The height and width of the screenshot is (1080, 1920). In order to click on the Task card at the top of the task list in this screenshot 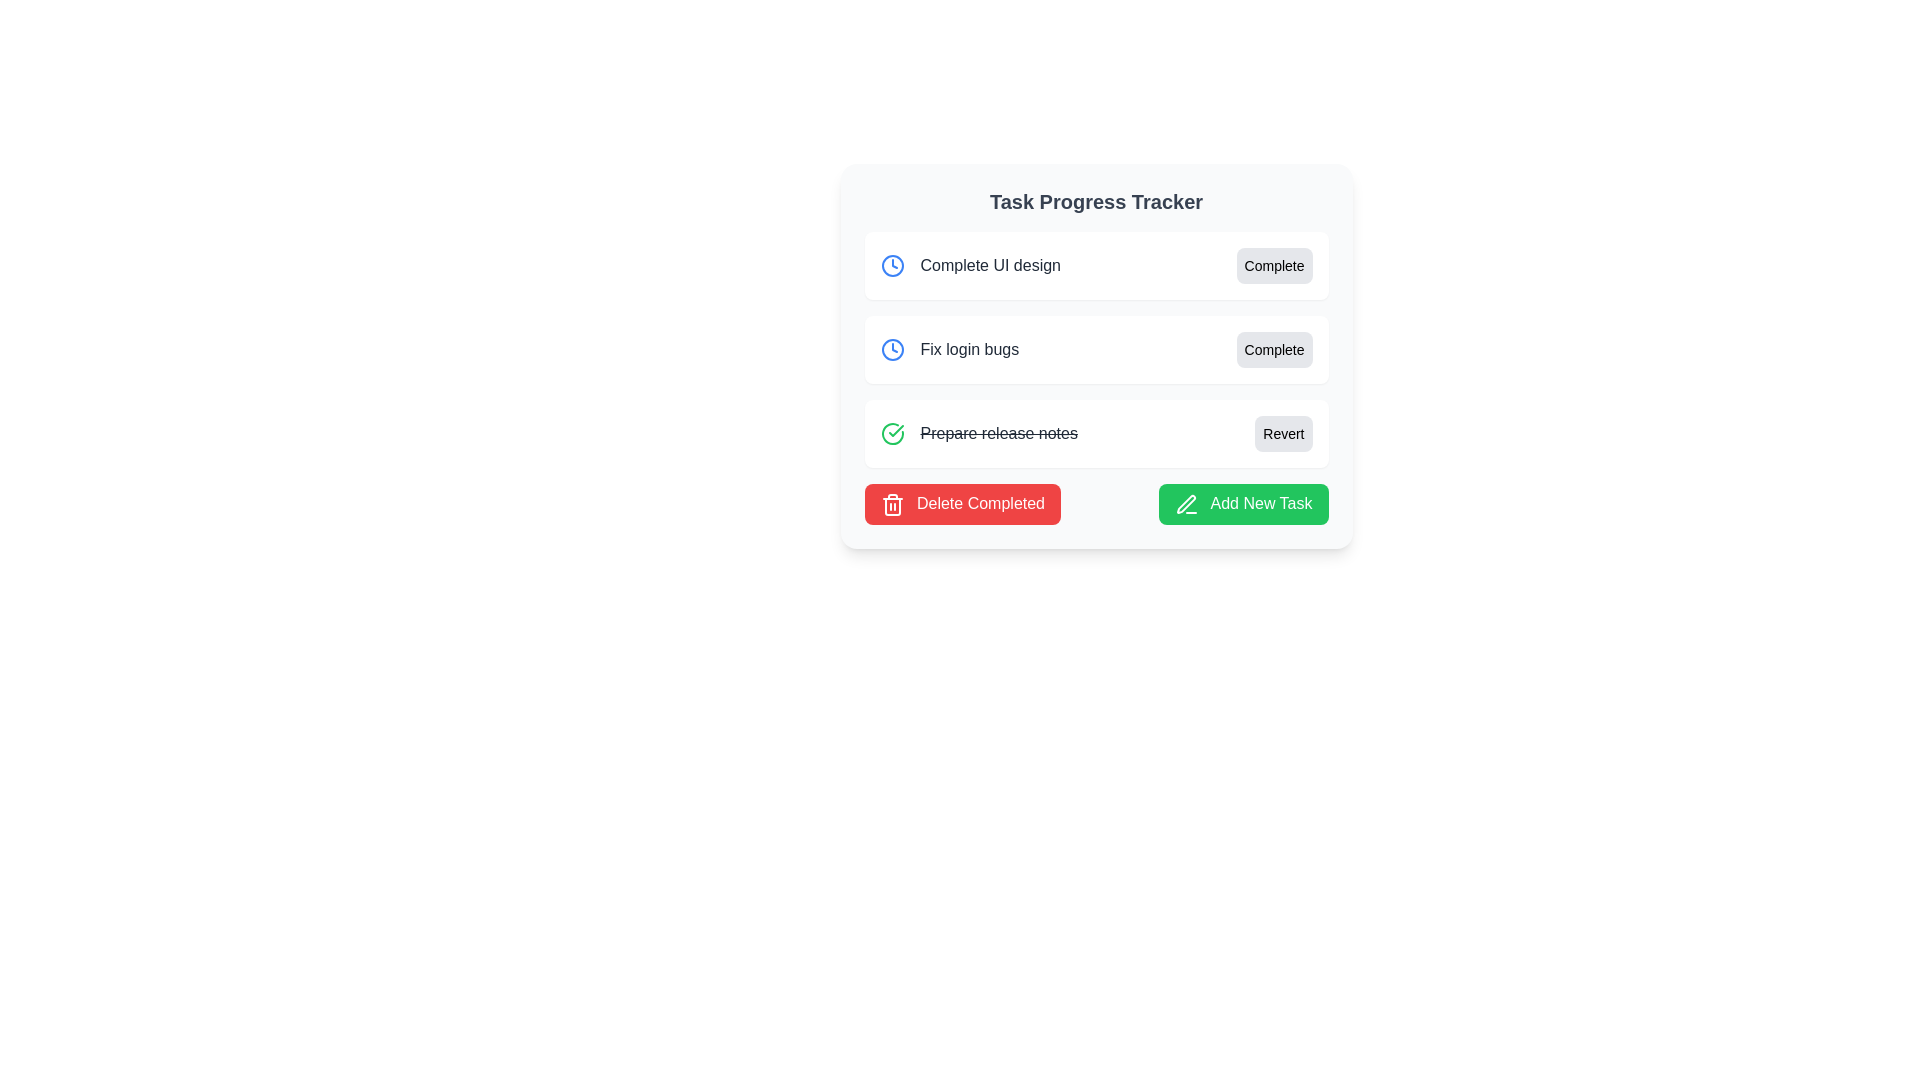, I will do `click(1095, 265)`.